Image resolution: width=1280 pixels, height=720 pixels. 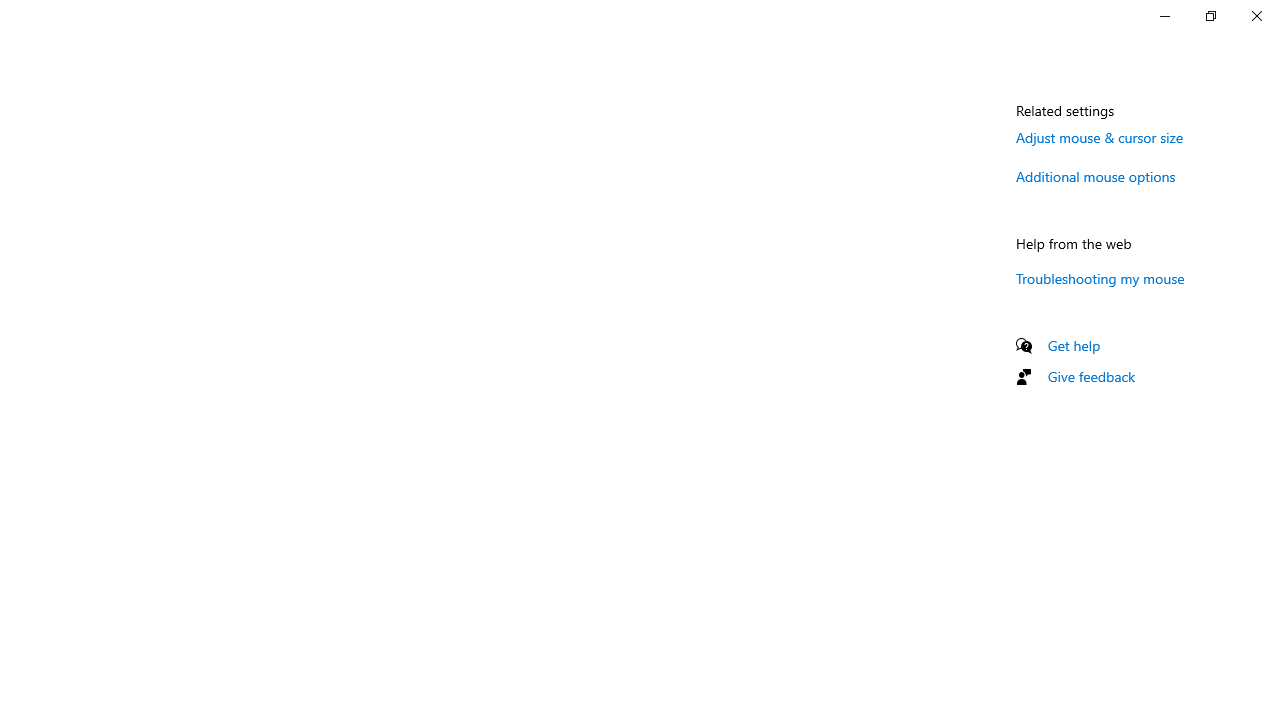 What do you see at coordinates (1073, 344) in the screenshot?
I see `'Get help'` at bounding box center [1073, 344].